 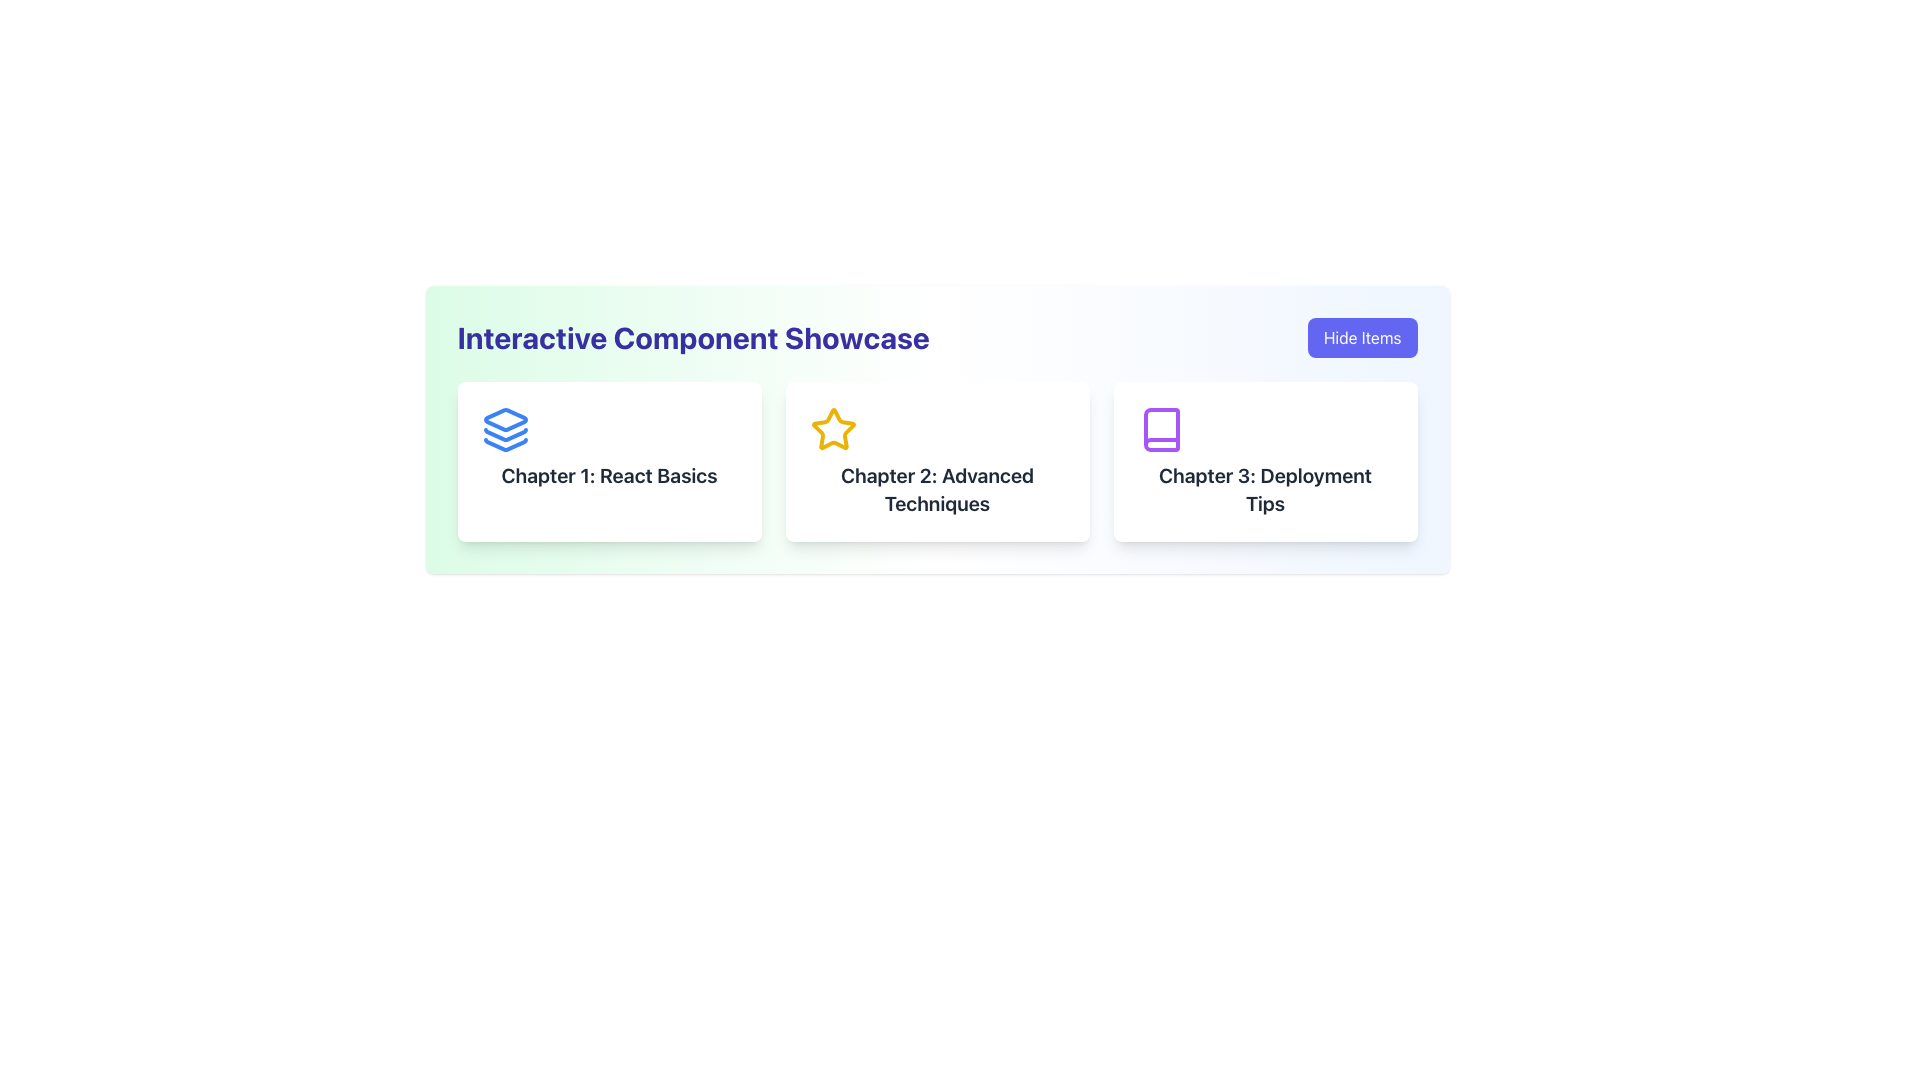 What do you see at coordinates (936, 489) in the screenshot?
I see `text label reading 'Chapter 2: Advanced Techniques', which is styled in a large, bold font and positioned centrally below a yellow star icon in the second card of a horizontal series` at bounding box center [936, 489].